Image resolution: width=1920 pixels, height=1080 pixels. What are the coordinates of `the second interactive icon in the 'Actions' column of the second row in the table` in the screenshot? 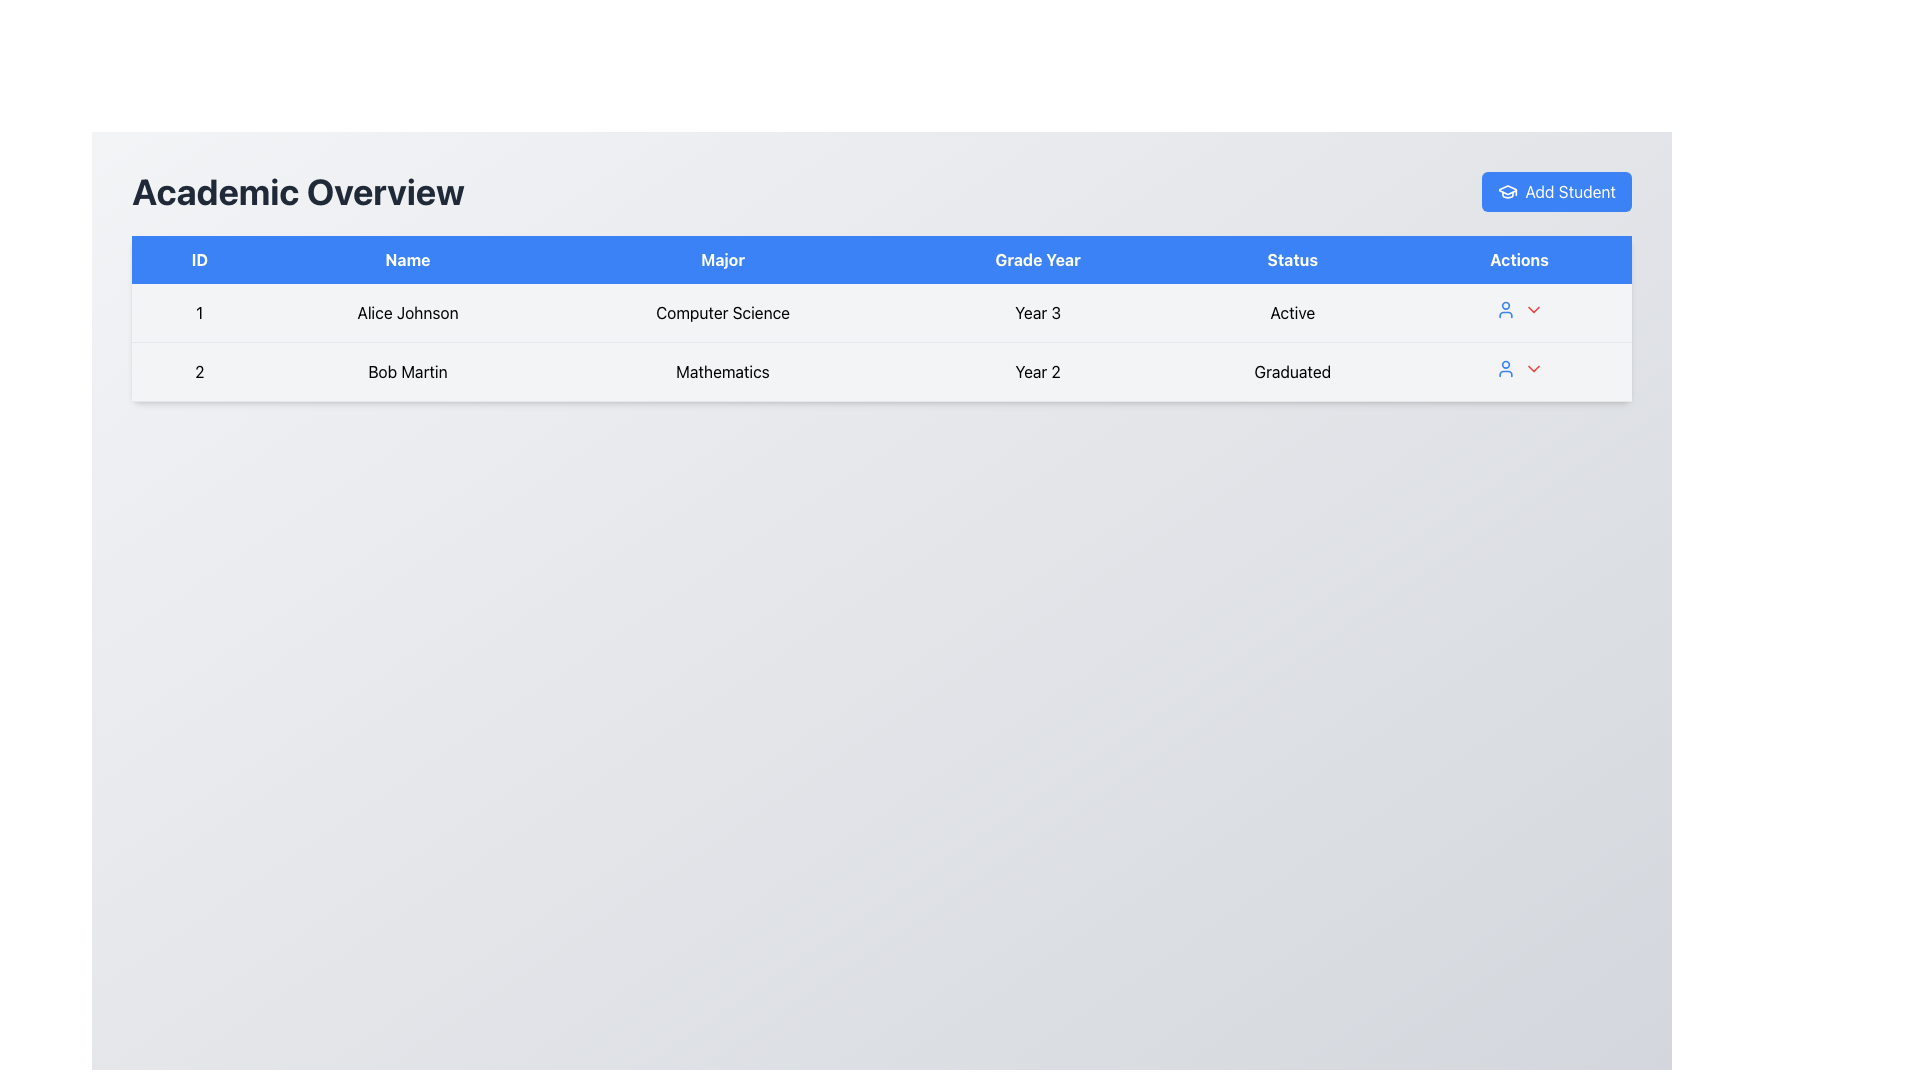 It's located at (1532, 369).